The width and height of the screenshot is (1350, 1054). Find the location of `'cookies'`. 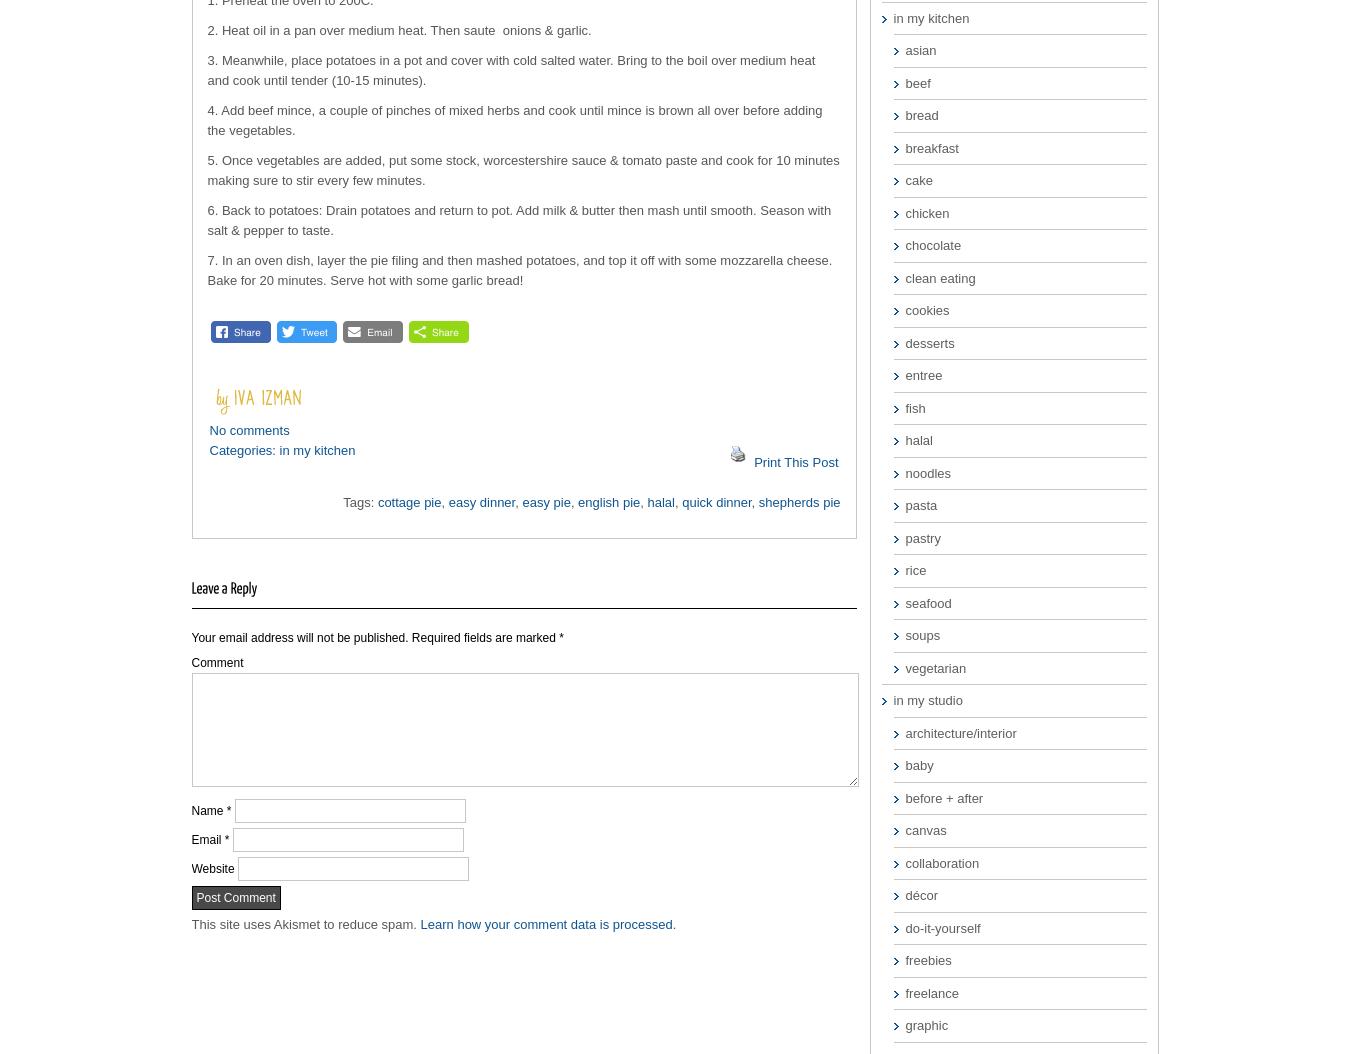

'cookies' is located at coordinates (926, 309).